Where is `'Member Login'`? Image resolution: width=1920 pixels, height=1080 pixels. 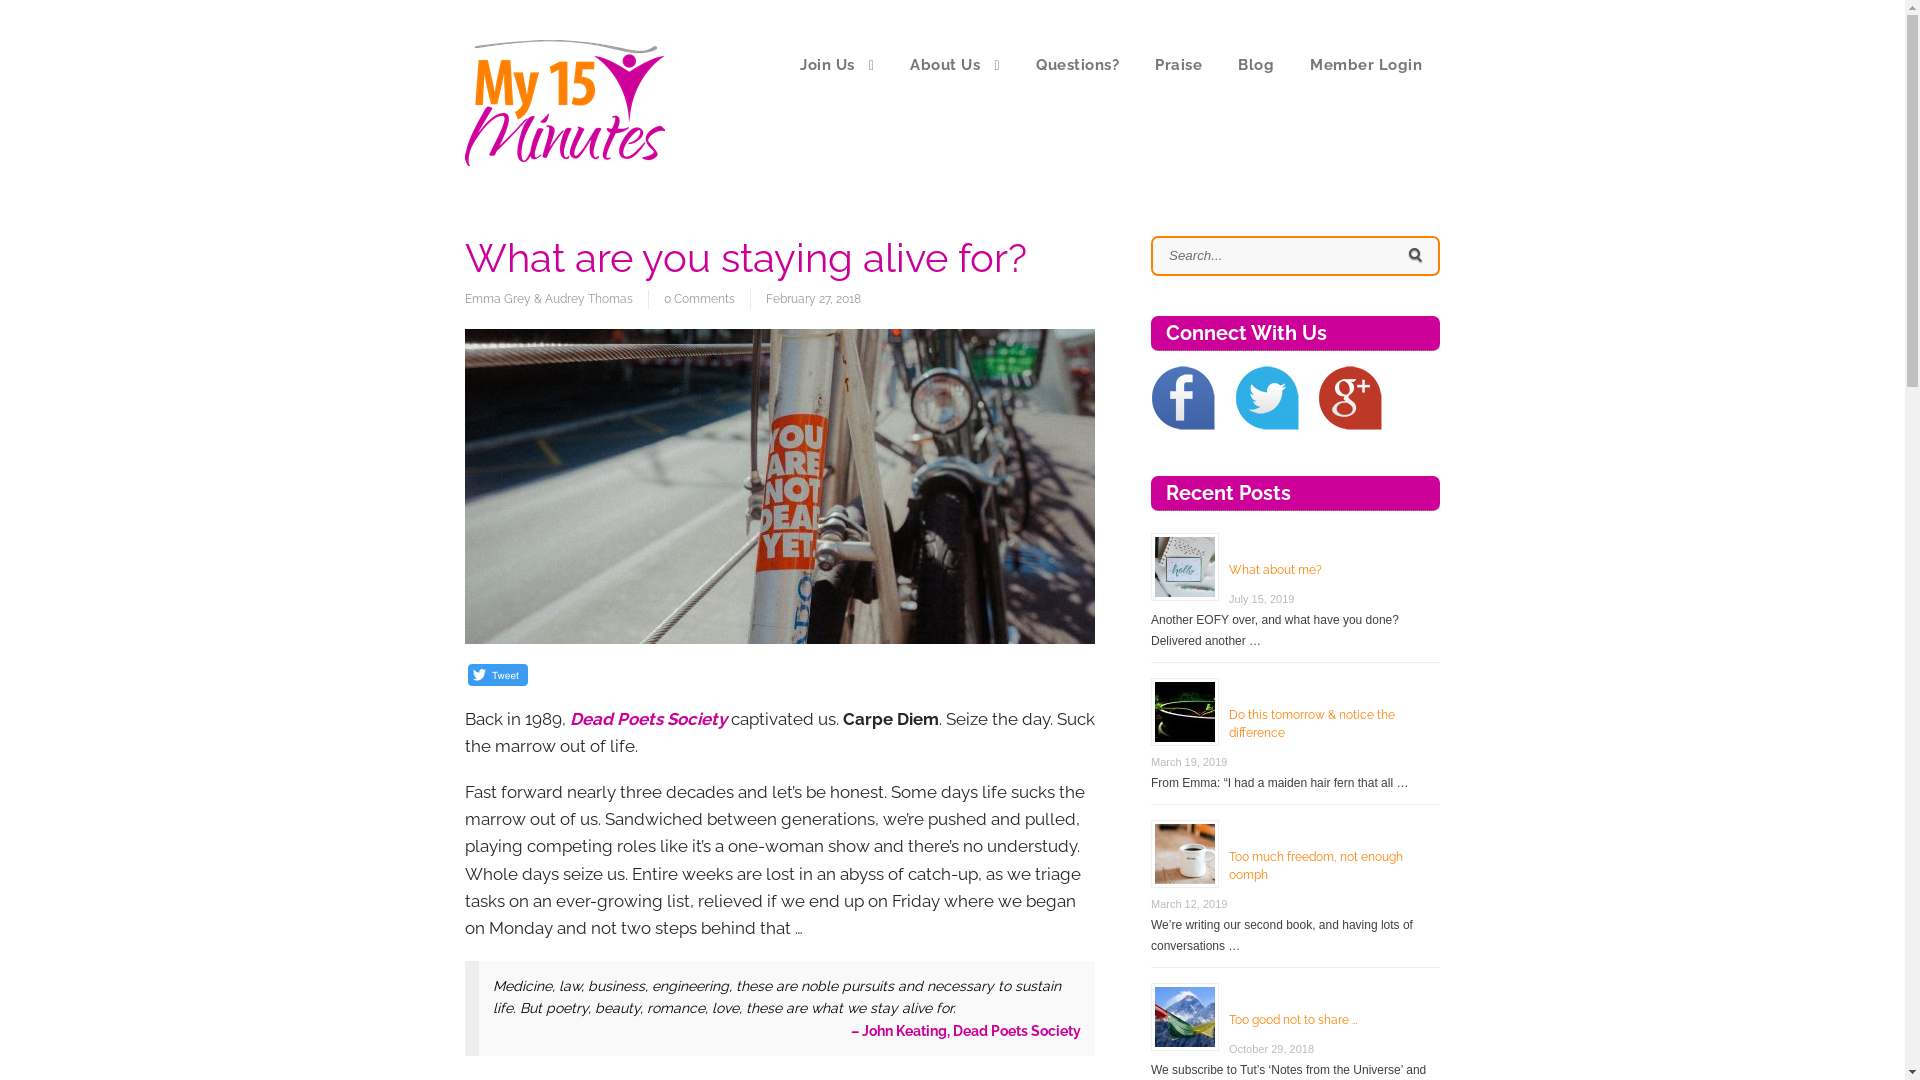 'Member Login' is located at coordinates (1365, 64).